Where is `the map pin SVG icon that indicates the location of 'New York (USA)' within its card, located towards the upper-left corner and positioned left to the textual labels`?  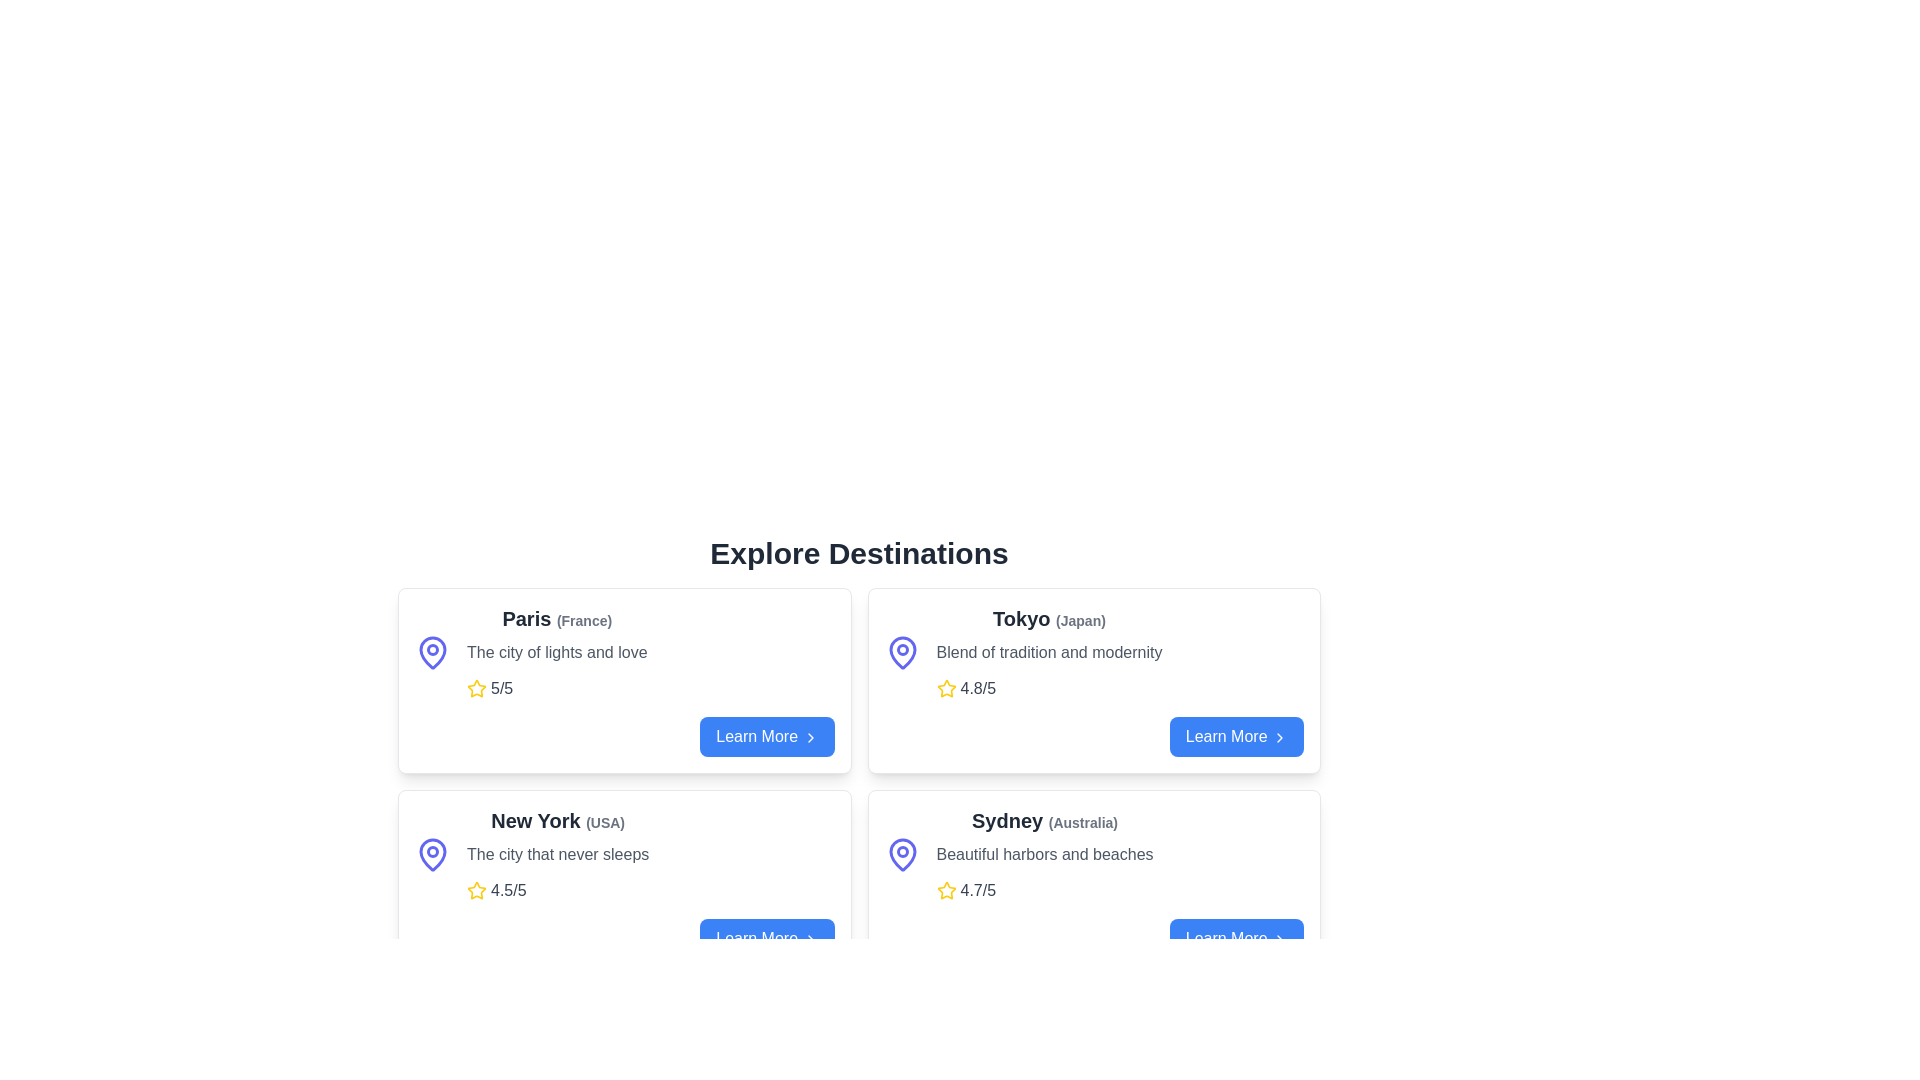
the map pin SVG icon that indicates the location of 'New York (USA)' within its card, located towards the upper-left corner and positioned left to the textual labels is located at coordinates (431, 855).